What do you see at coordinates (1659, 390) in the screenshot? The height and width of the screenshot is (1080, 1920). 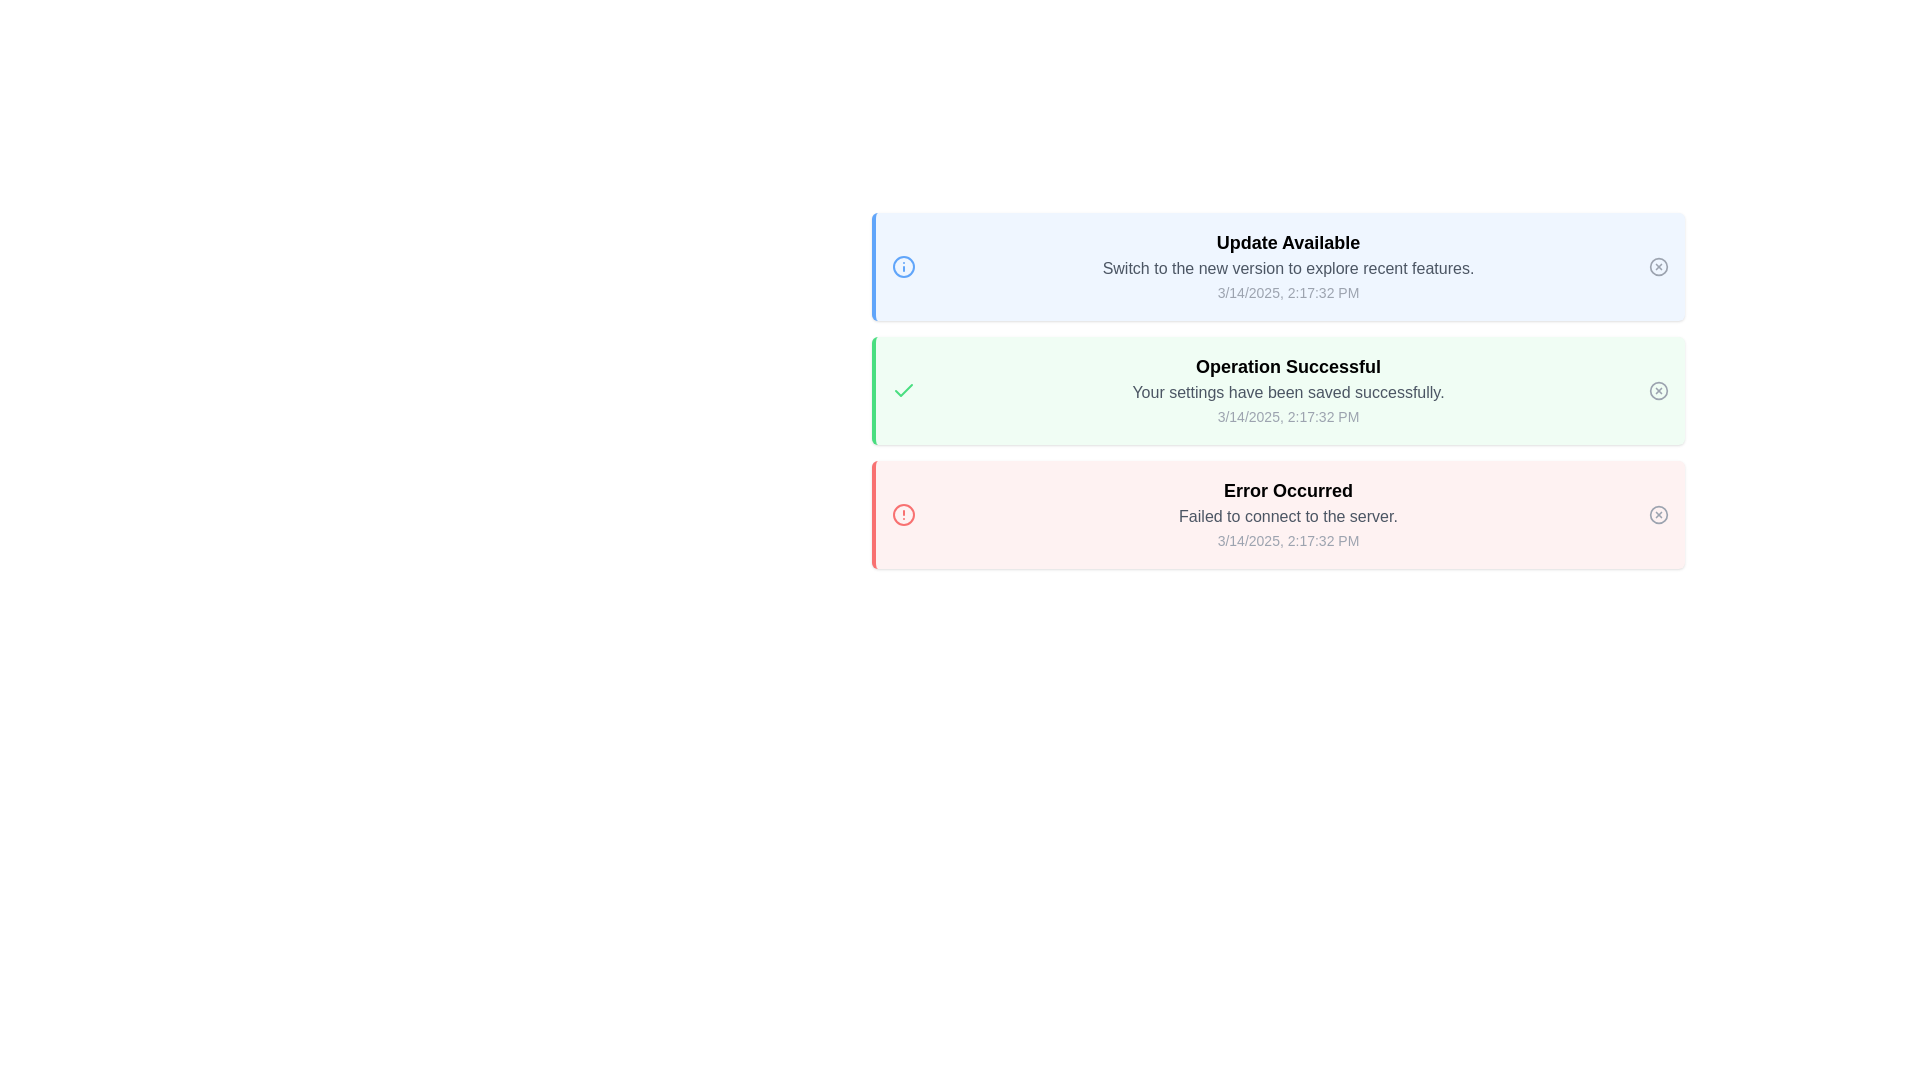 I see `the close button of the notification labeled 'Operation Successful' located at the rightmost end of the notification box` at bounding box center [1659, 390].